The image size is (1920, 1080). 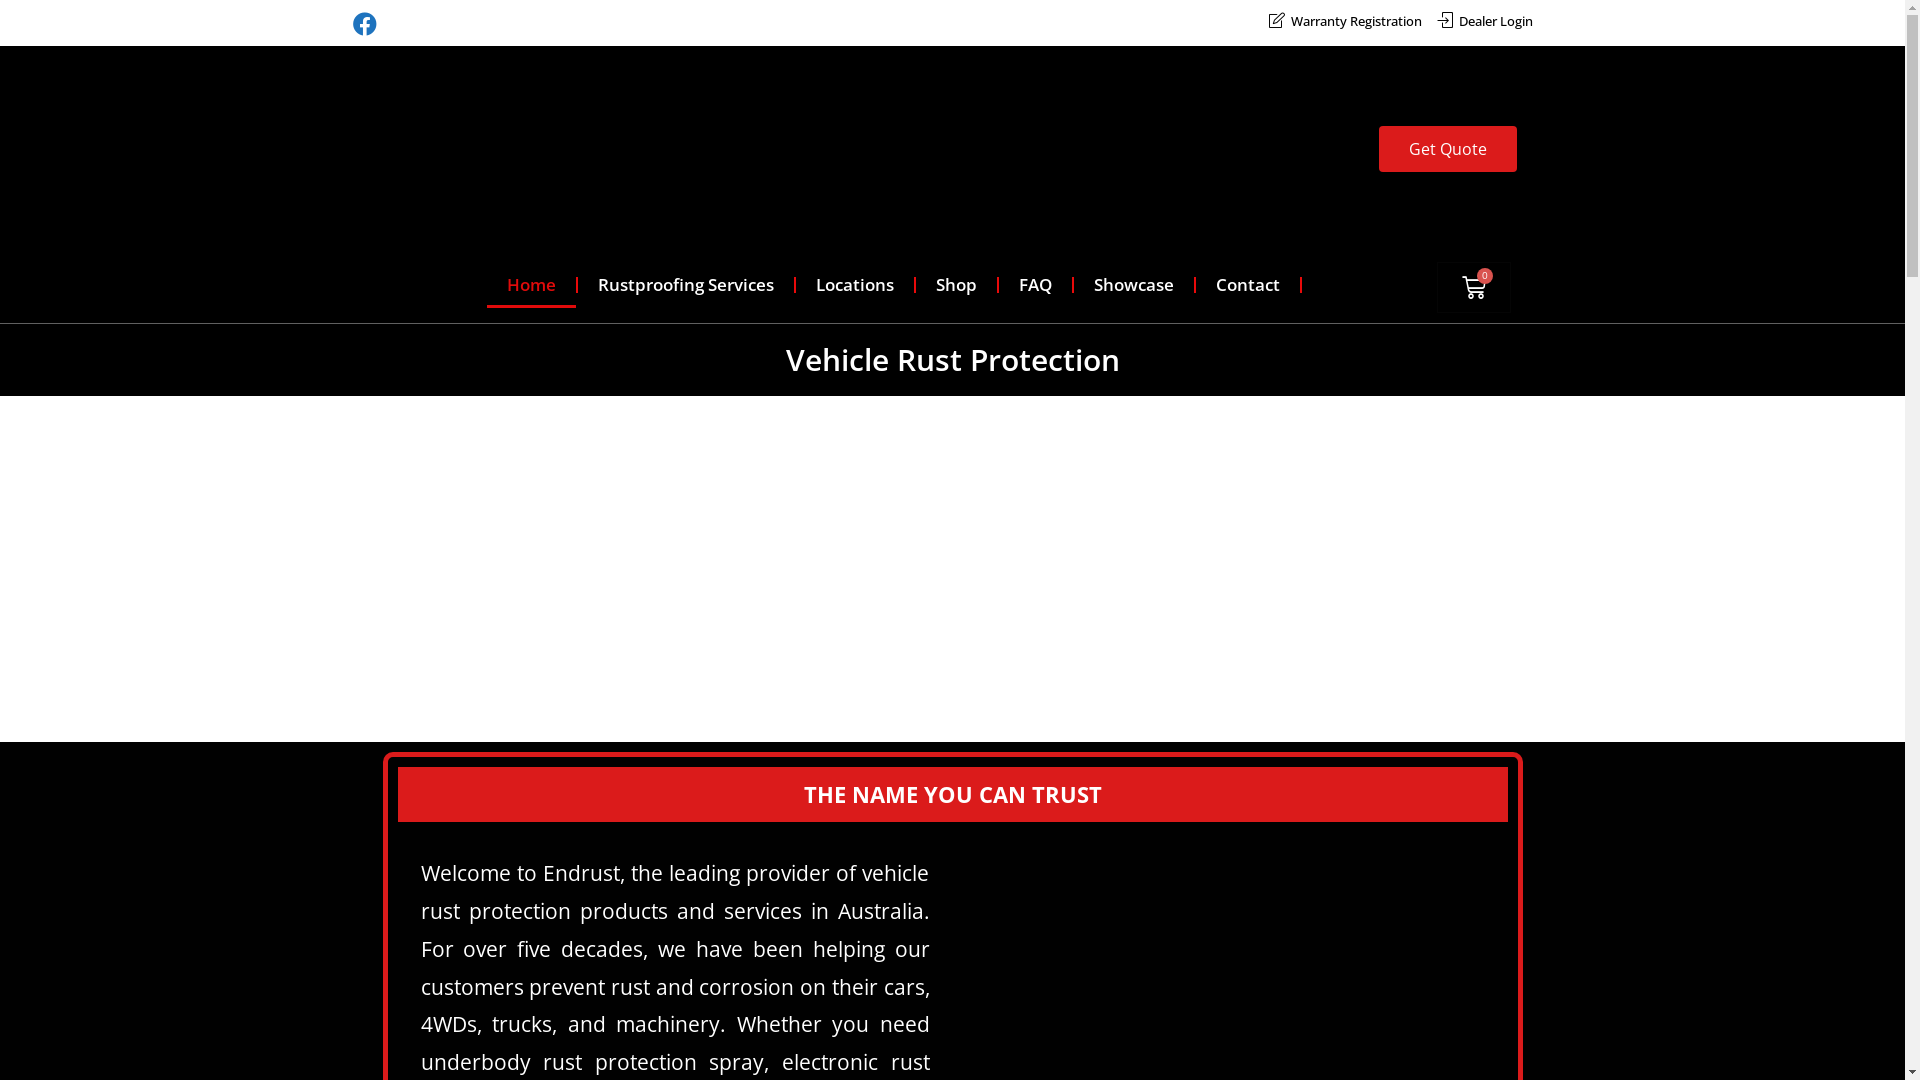 I want to click on '0', so click(x=1473, y=287).